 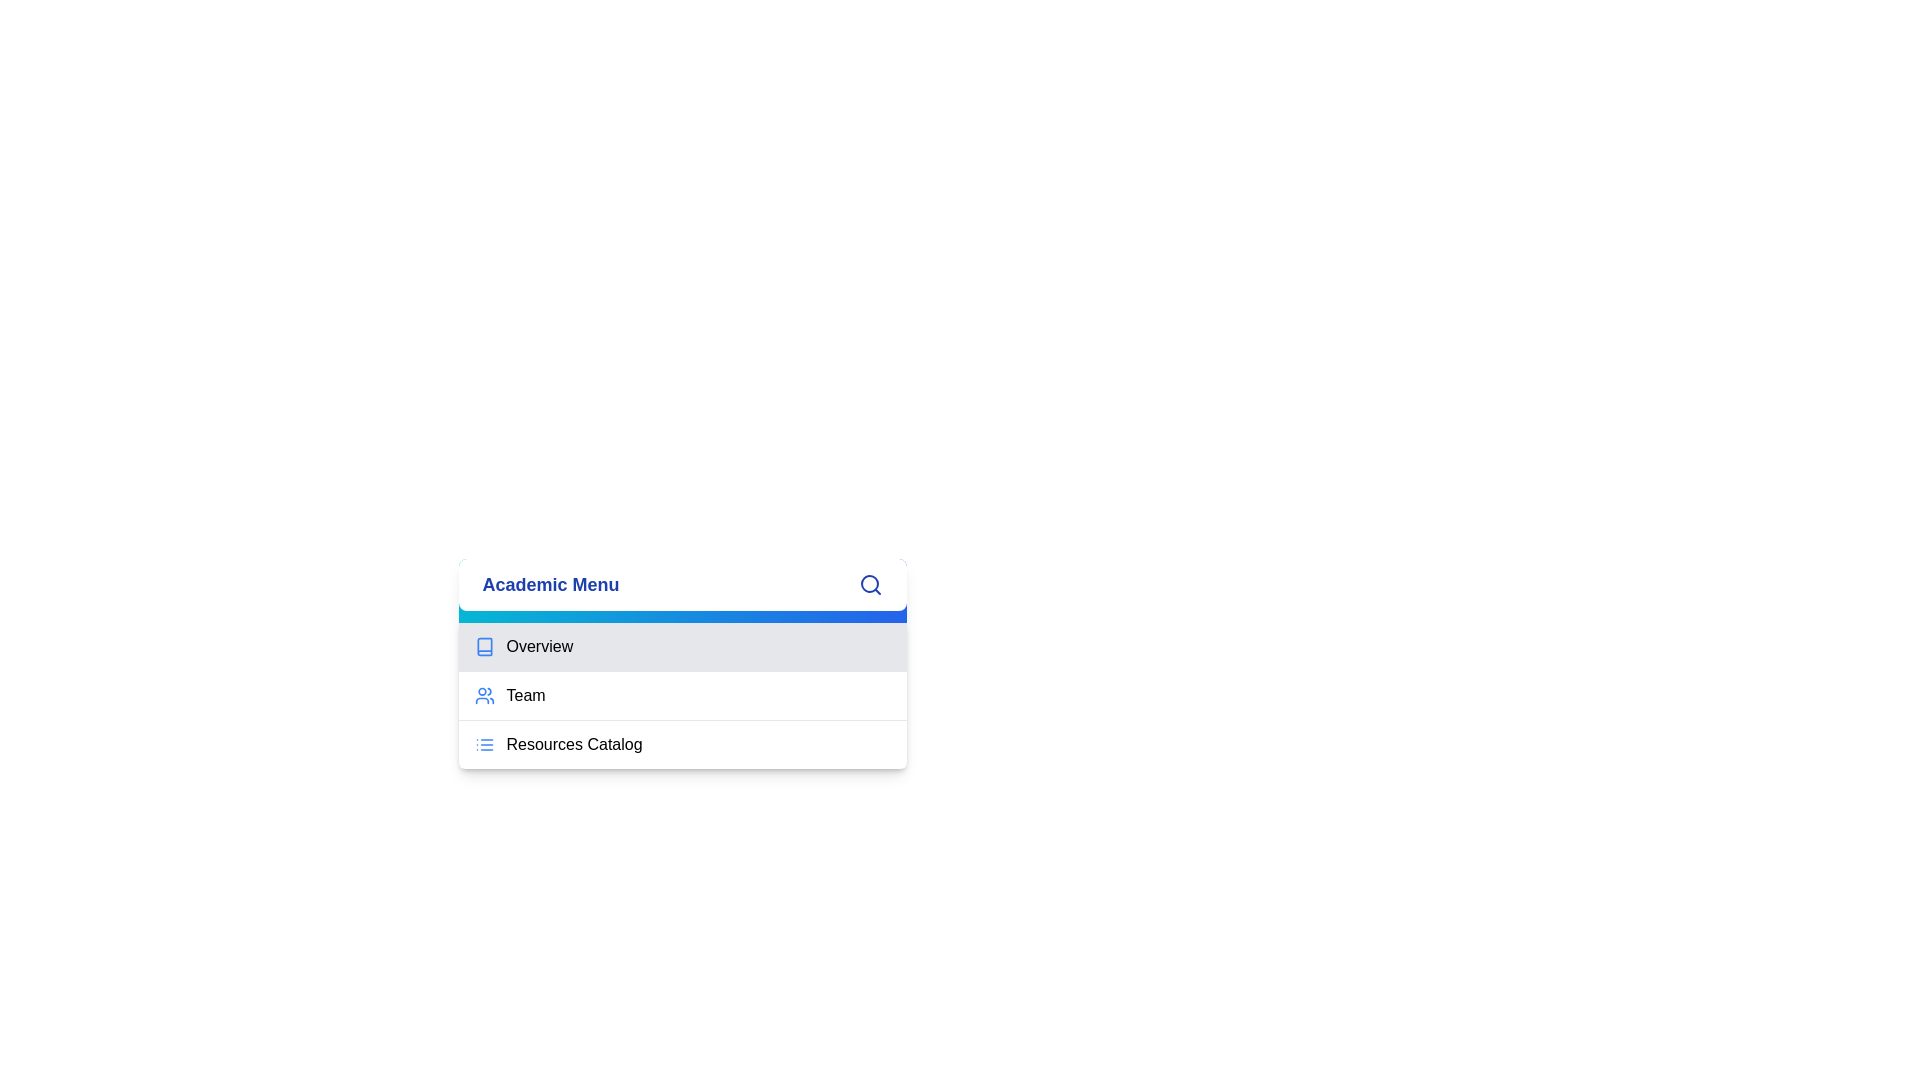 I want to click on the second item in the 'Academic Menu' dropdown, so click(x=682, y=694).